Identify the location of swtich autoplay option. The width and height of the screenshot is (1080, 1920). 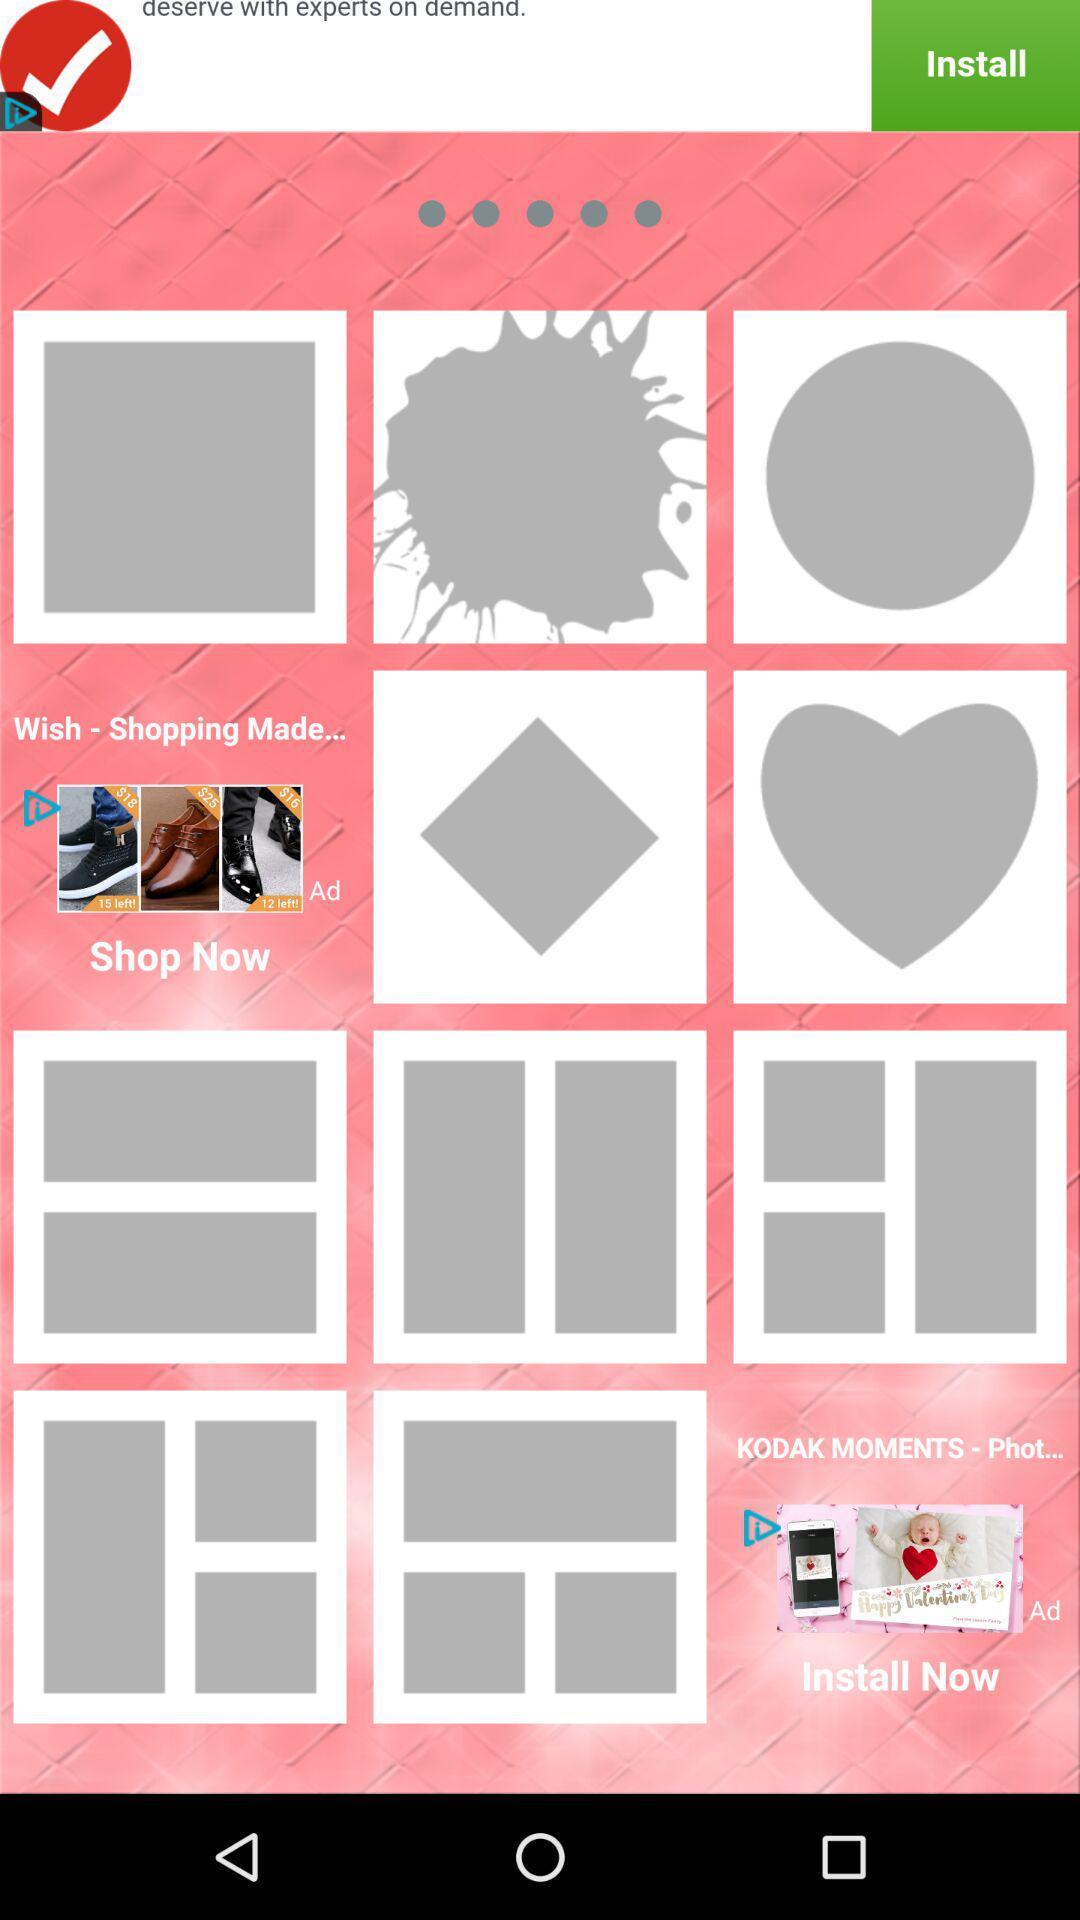
(540, 836).